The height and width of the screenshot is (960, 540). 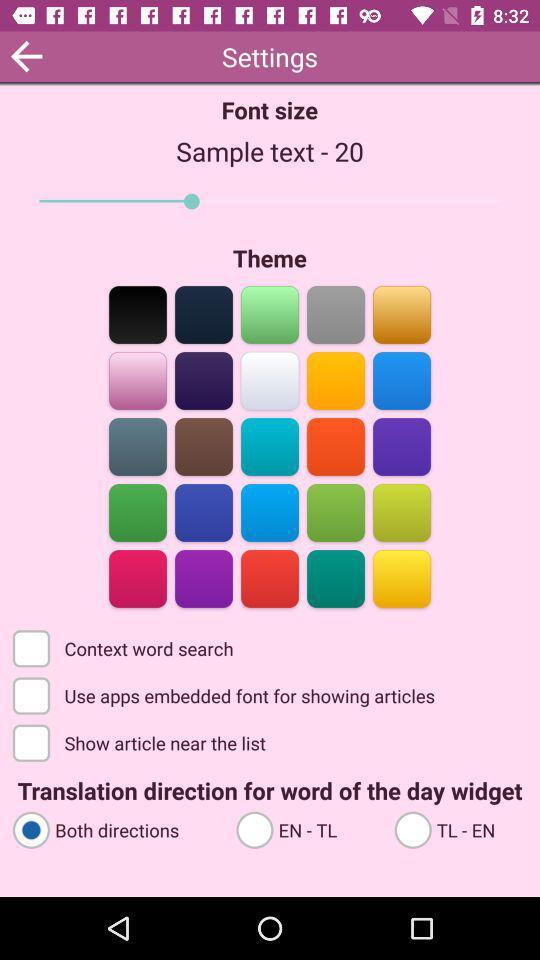 I want to click on the both directions radio button, so click(x=115, y=829).